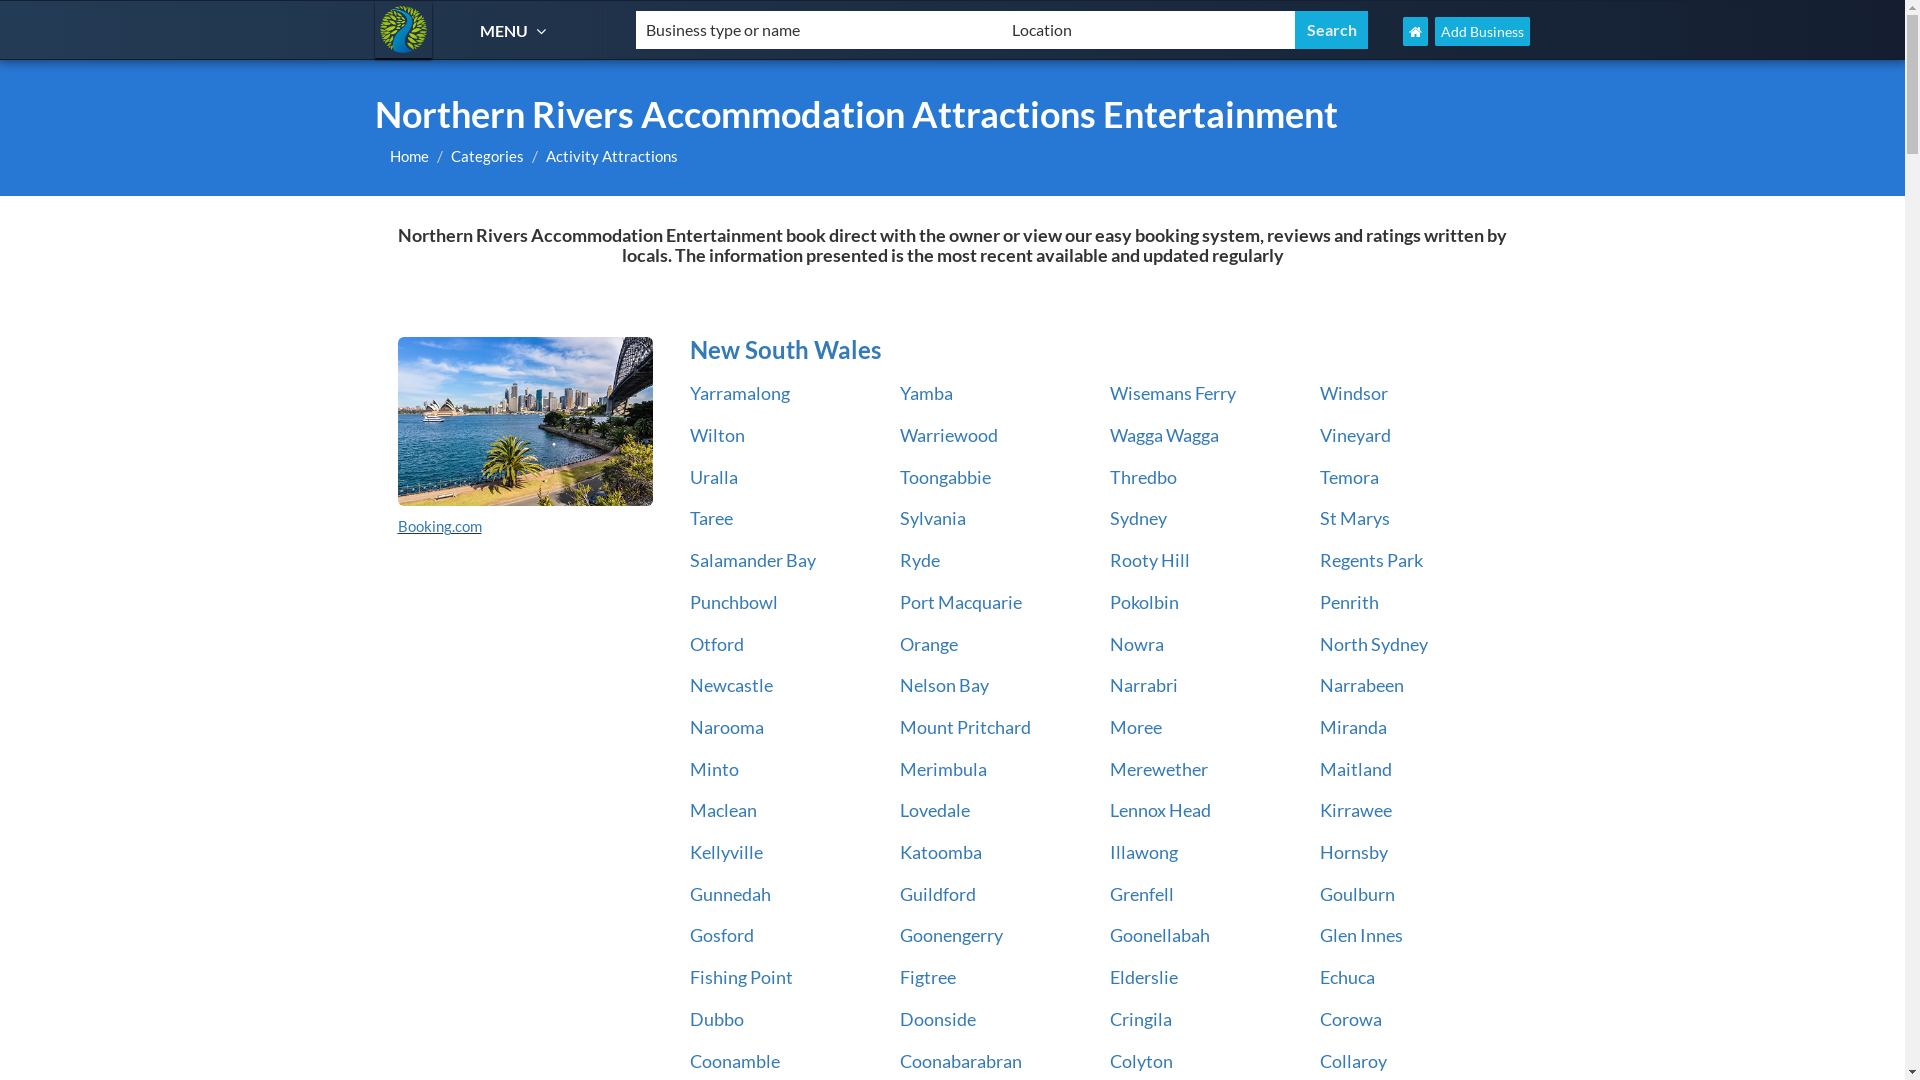  Describe the element at coordinates (1144, 600) in the screenshot. I see `'Pokolbin'` at that location.